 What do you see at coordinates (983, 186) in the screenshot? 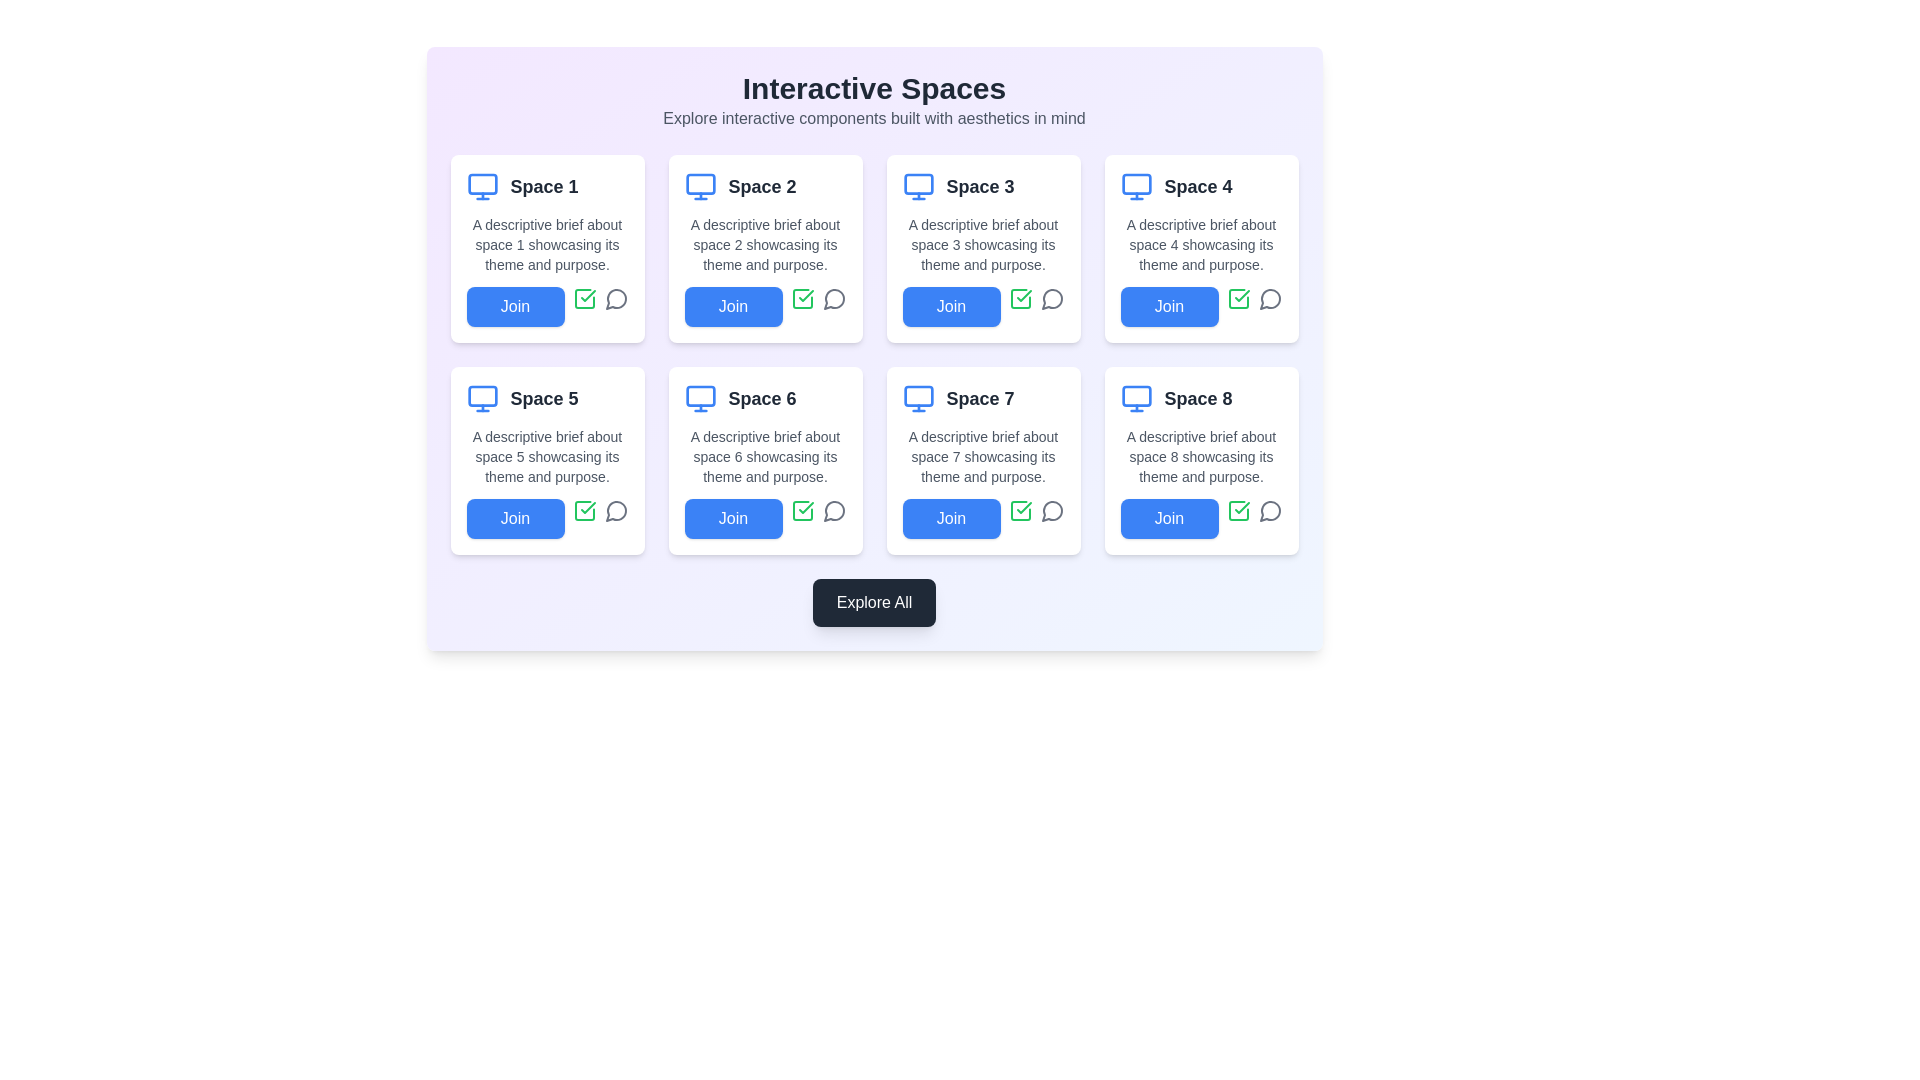
I see `the 'Space 3' label with the blue computer icon` at bounding box center [983, 186].